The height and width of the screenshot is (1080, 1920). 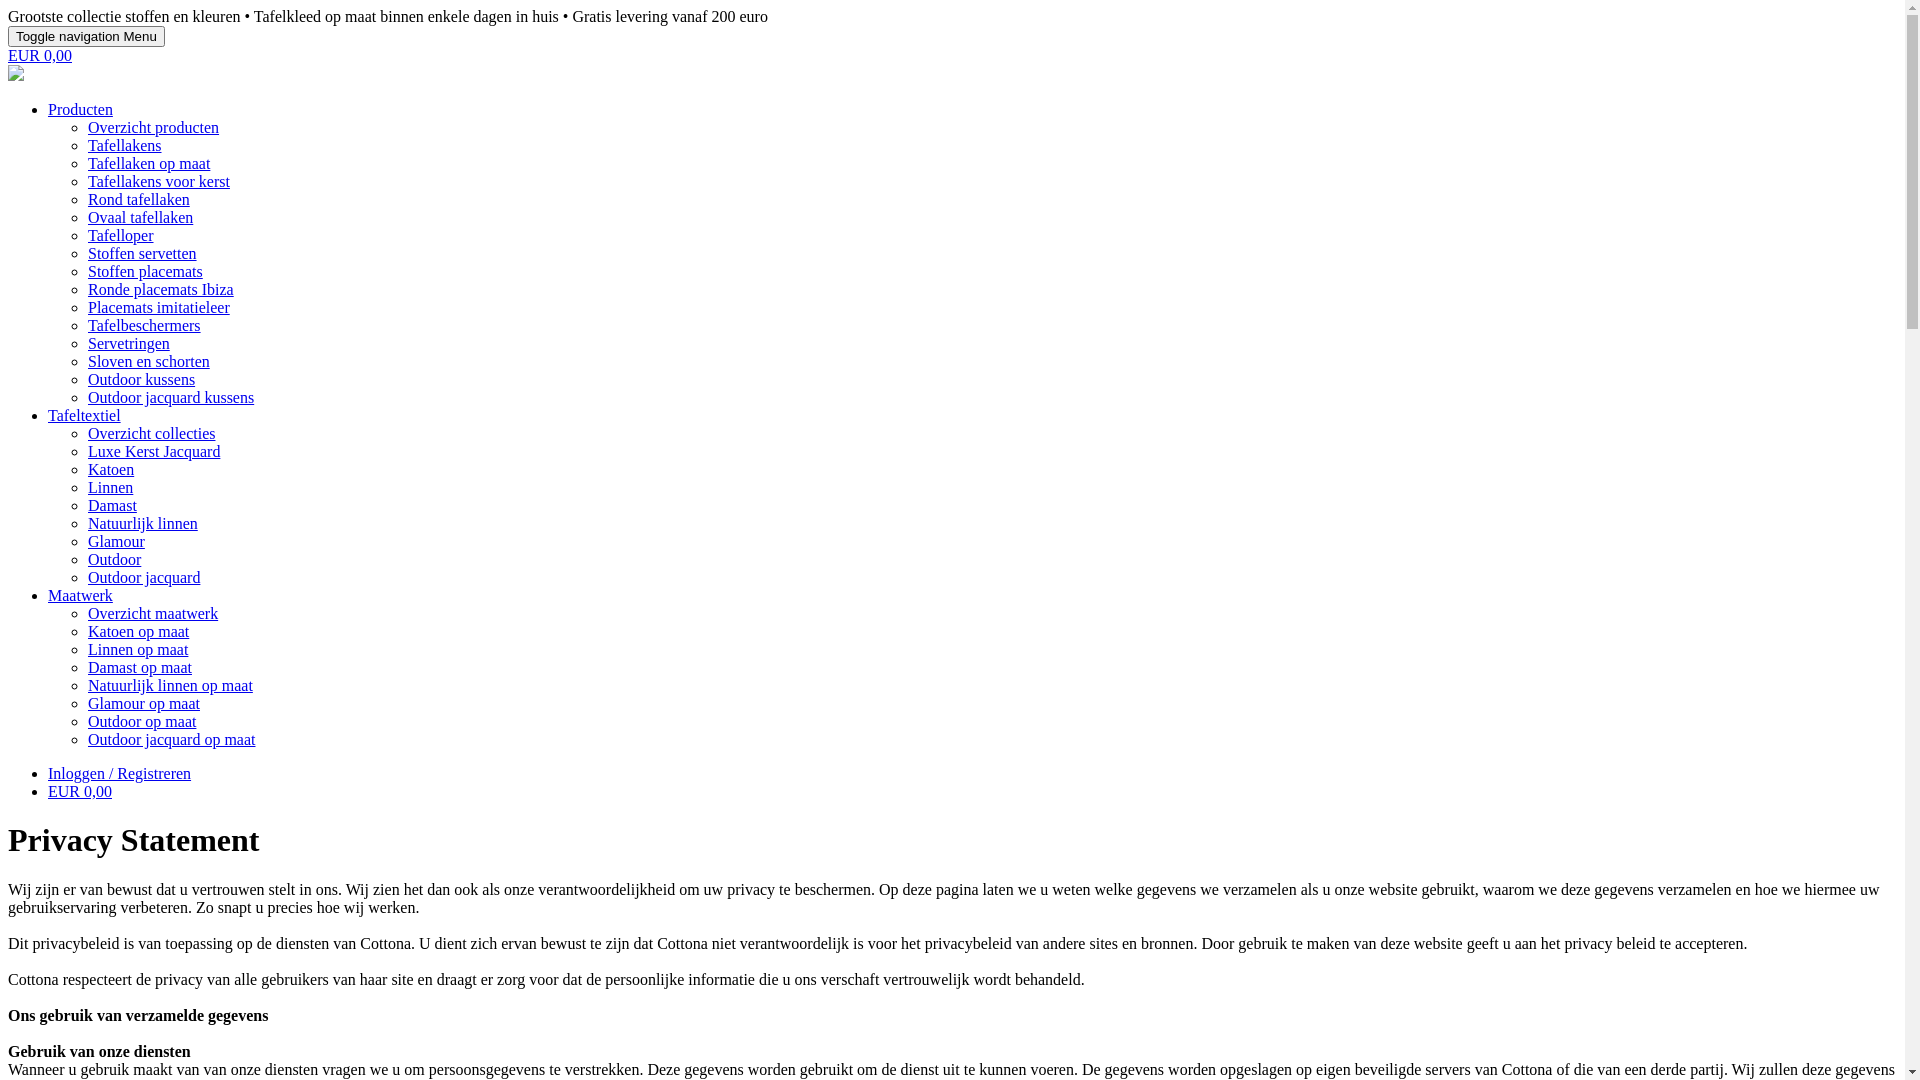 I want to click on 'Maatwerk', so click(x=80, y=594).